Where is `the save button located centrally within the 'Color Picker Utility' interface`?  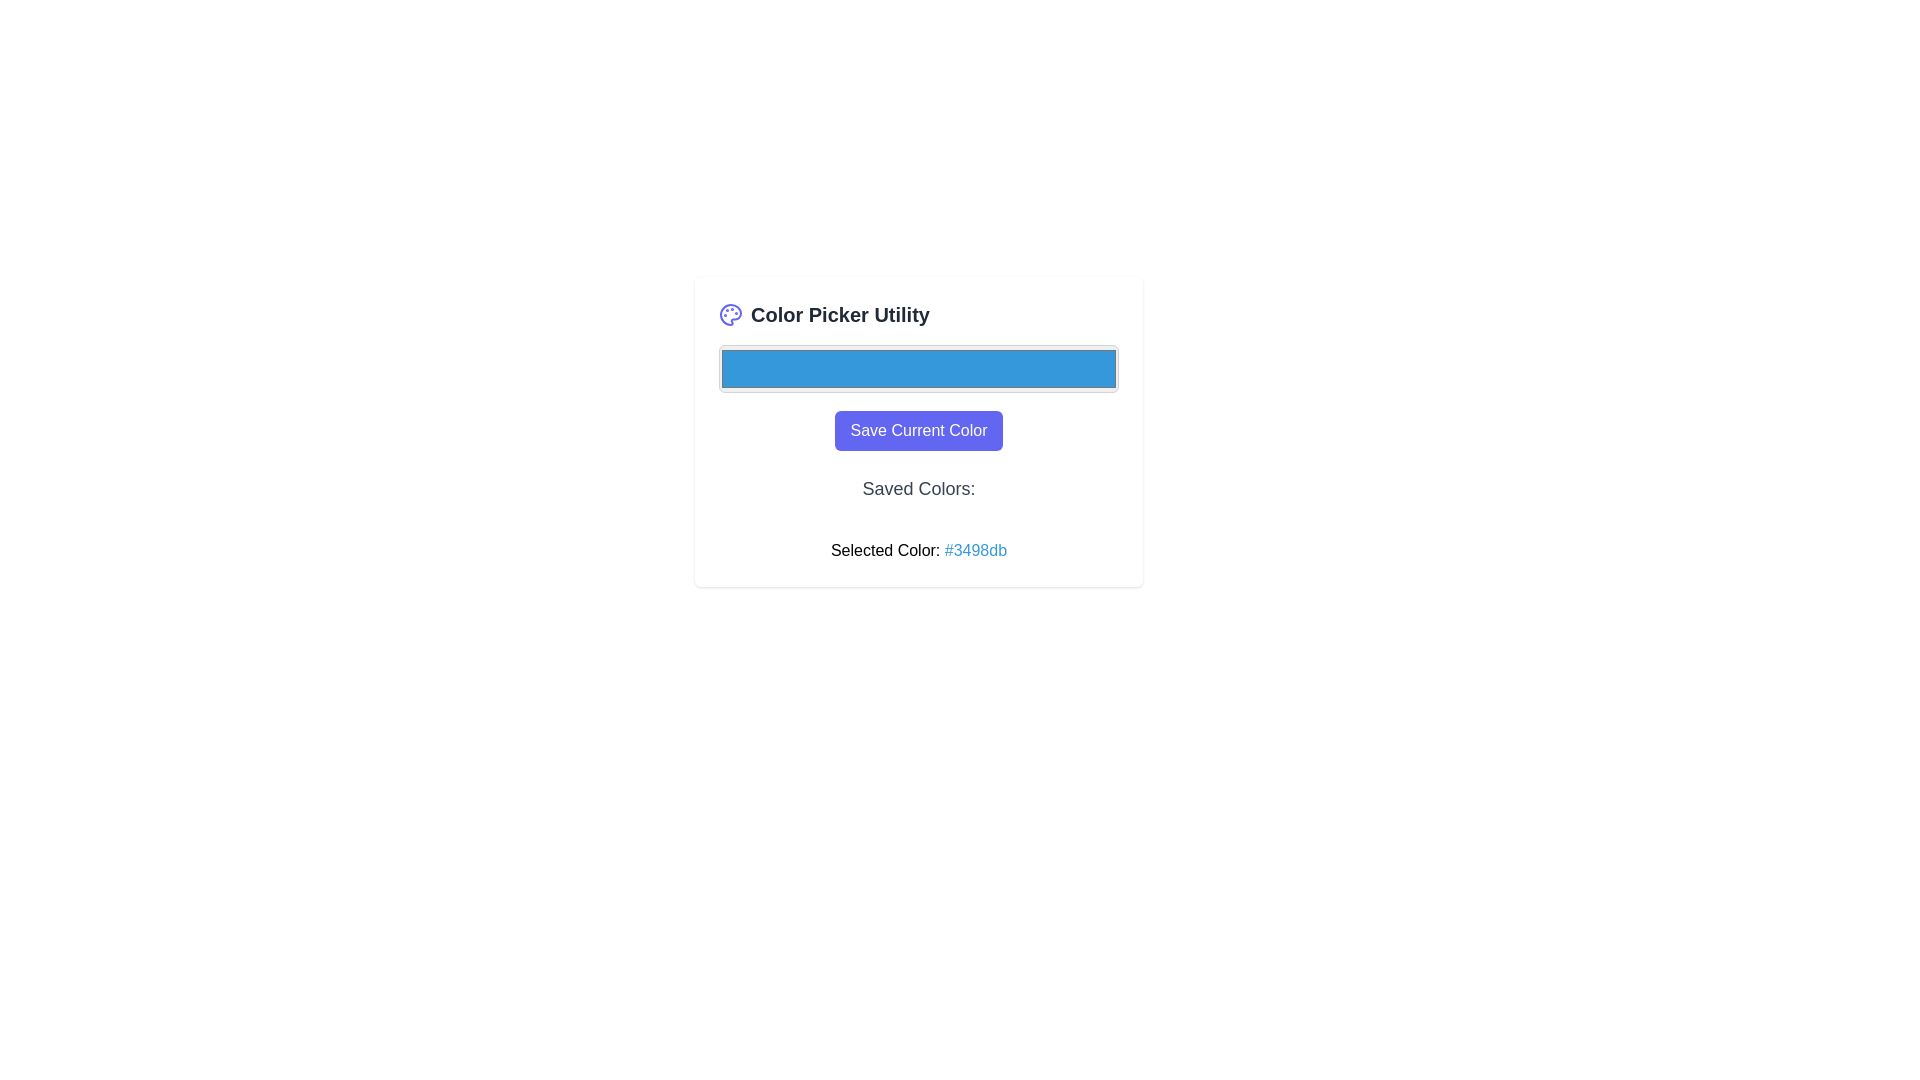 the save button located centrally within the 'Color Picker Utility' interface is located at coordinates (917, 430).